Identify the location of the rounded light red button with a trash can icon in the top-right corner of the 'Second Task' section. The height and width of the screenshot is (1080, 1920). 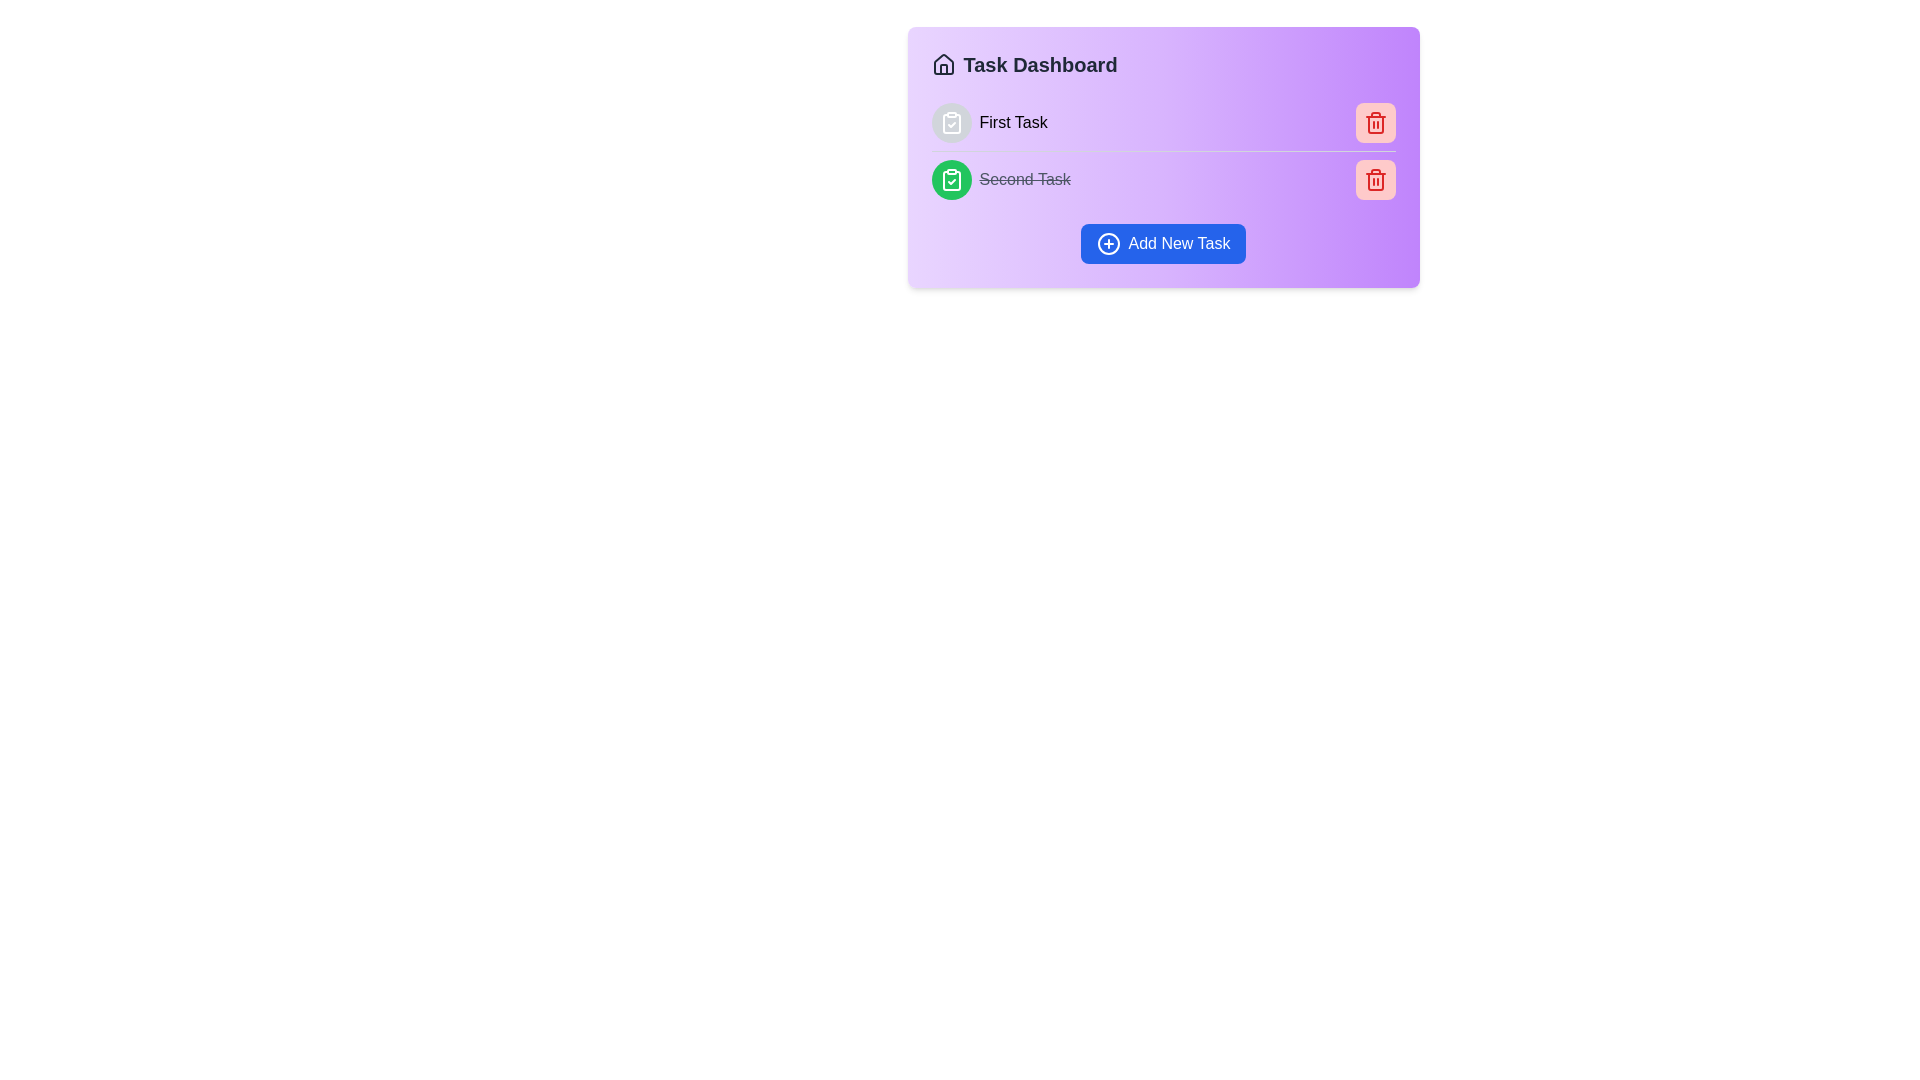
(1374, 180).